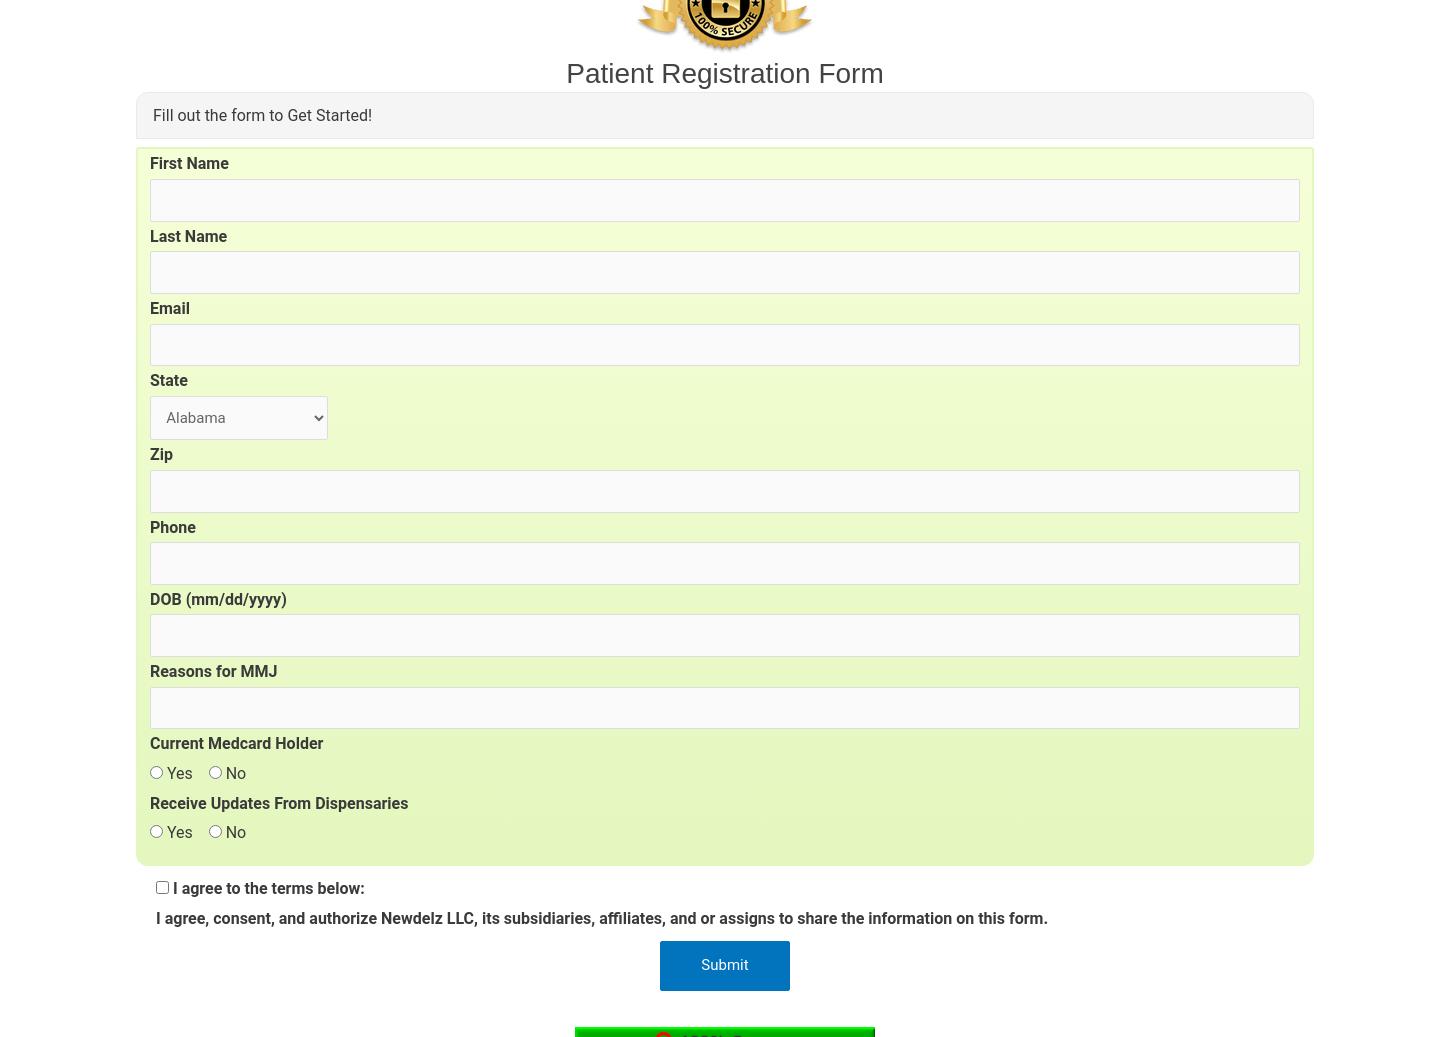 The height and width of the screenshot is (1037, 1450). I want to click on 'Patient Registration Form', so click(723, 71).